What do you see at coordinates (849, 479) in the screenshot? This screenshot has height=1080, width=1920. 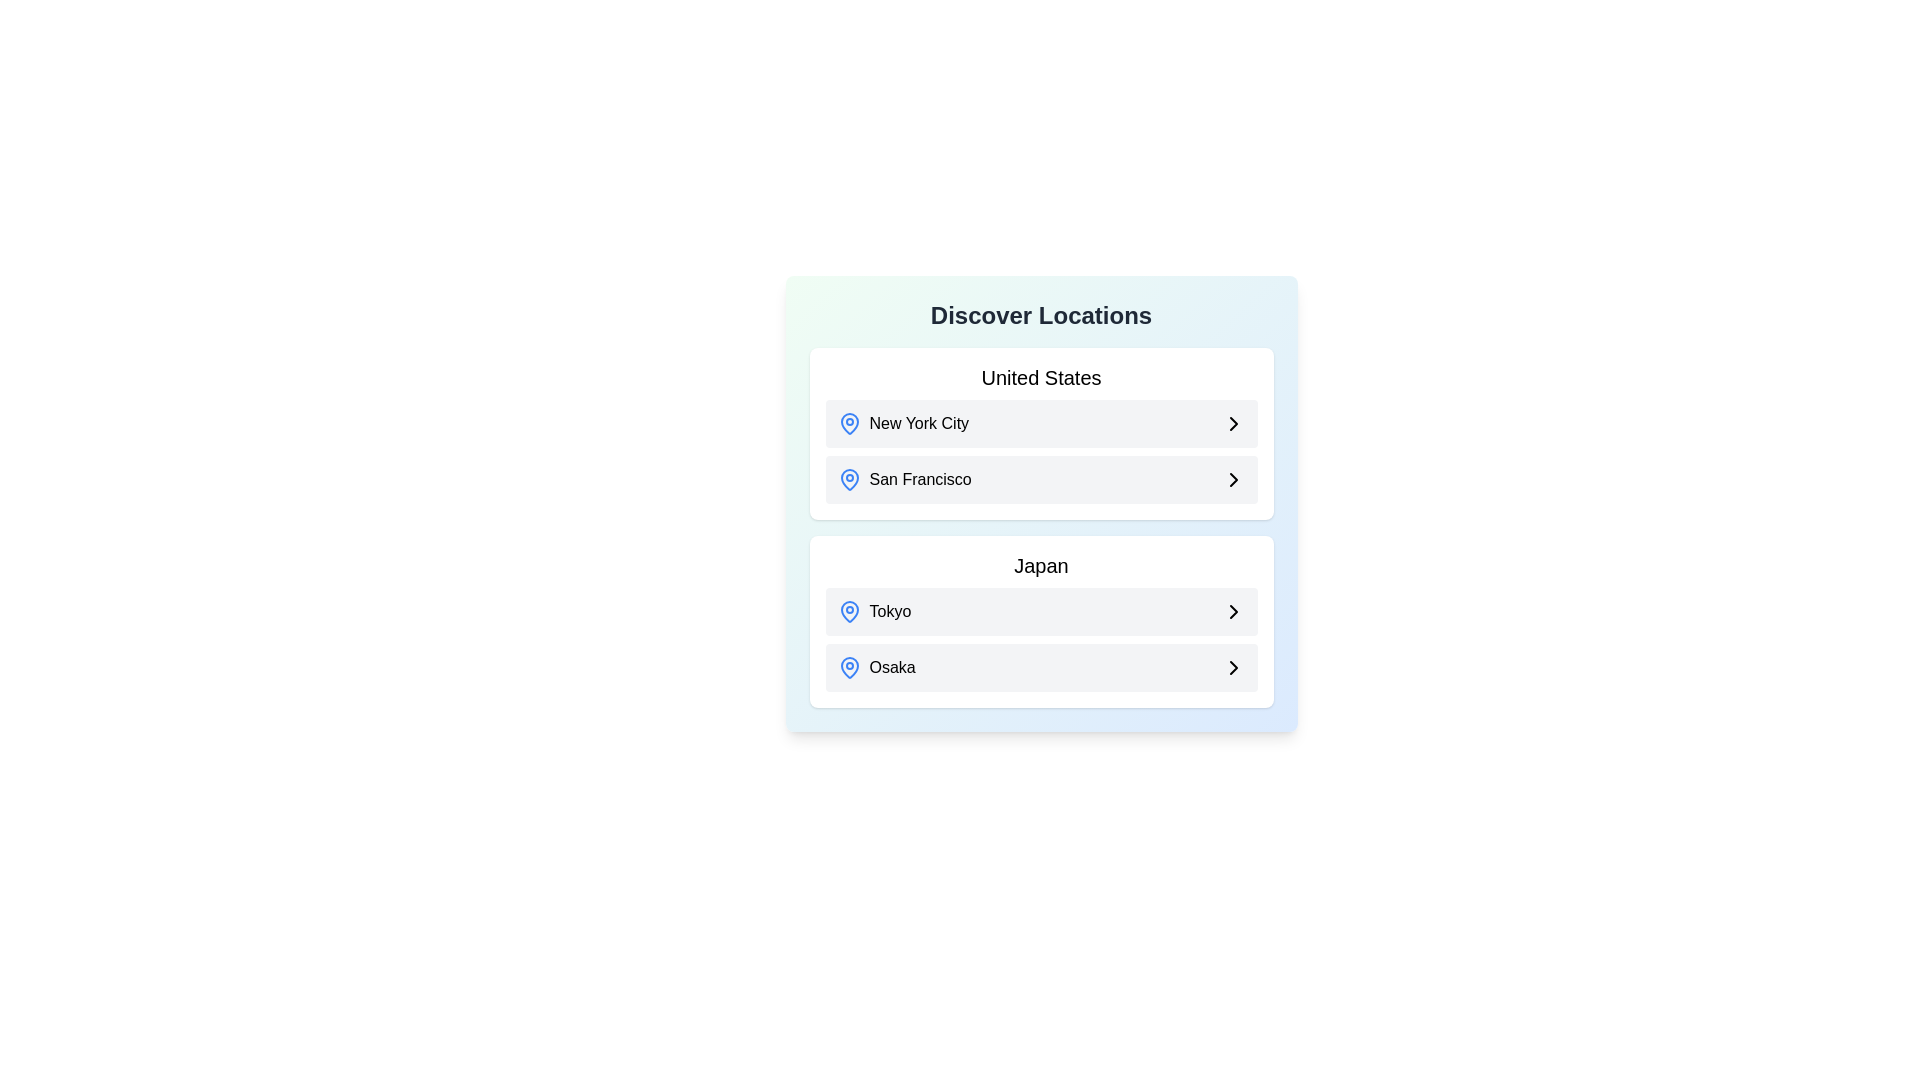 I see `the location marker icon indicating 'San Francisco', which is positioned to the left of the text in the second row of the 'United States' section under the header 'Discover Locations'` at bounding box center [849, 479].